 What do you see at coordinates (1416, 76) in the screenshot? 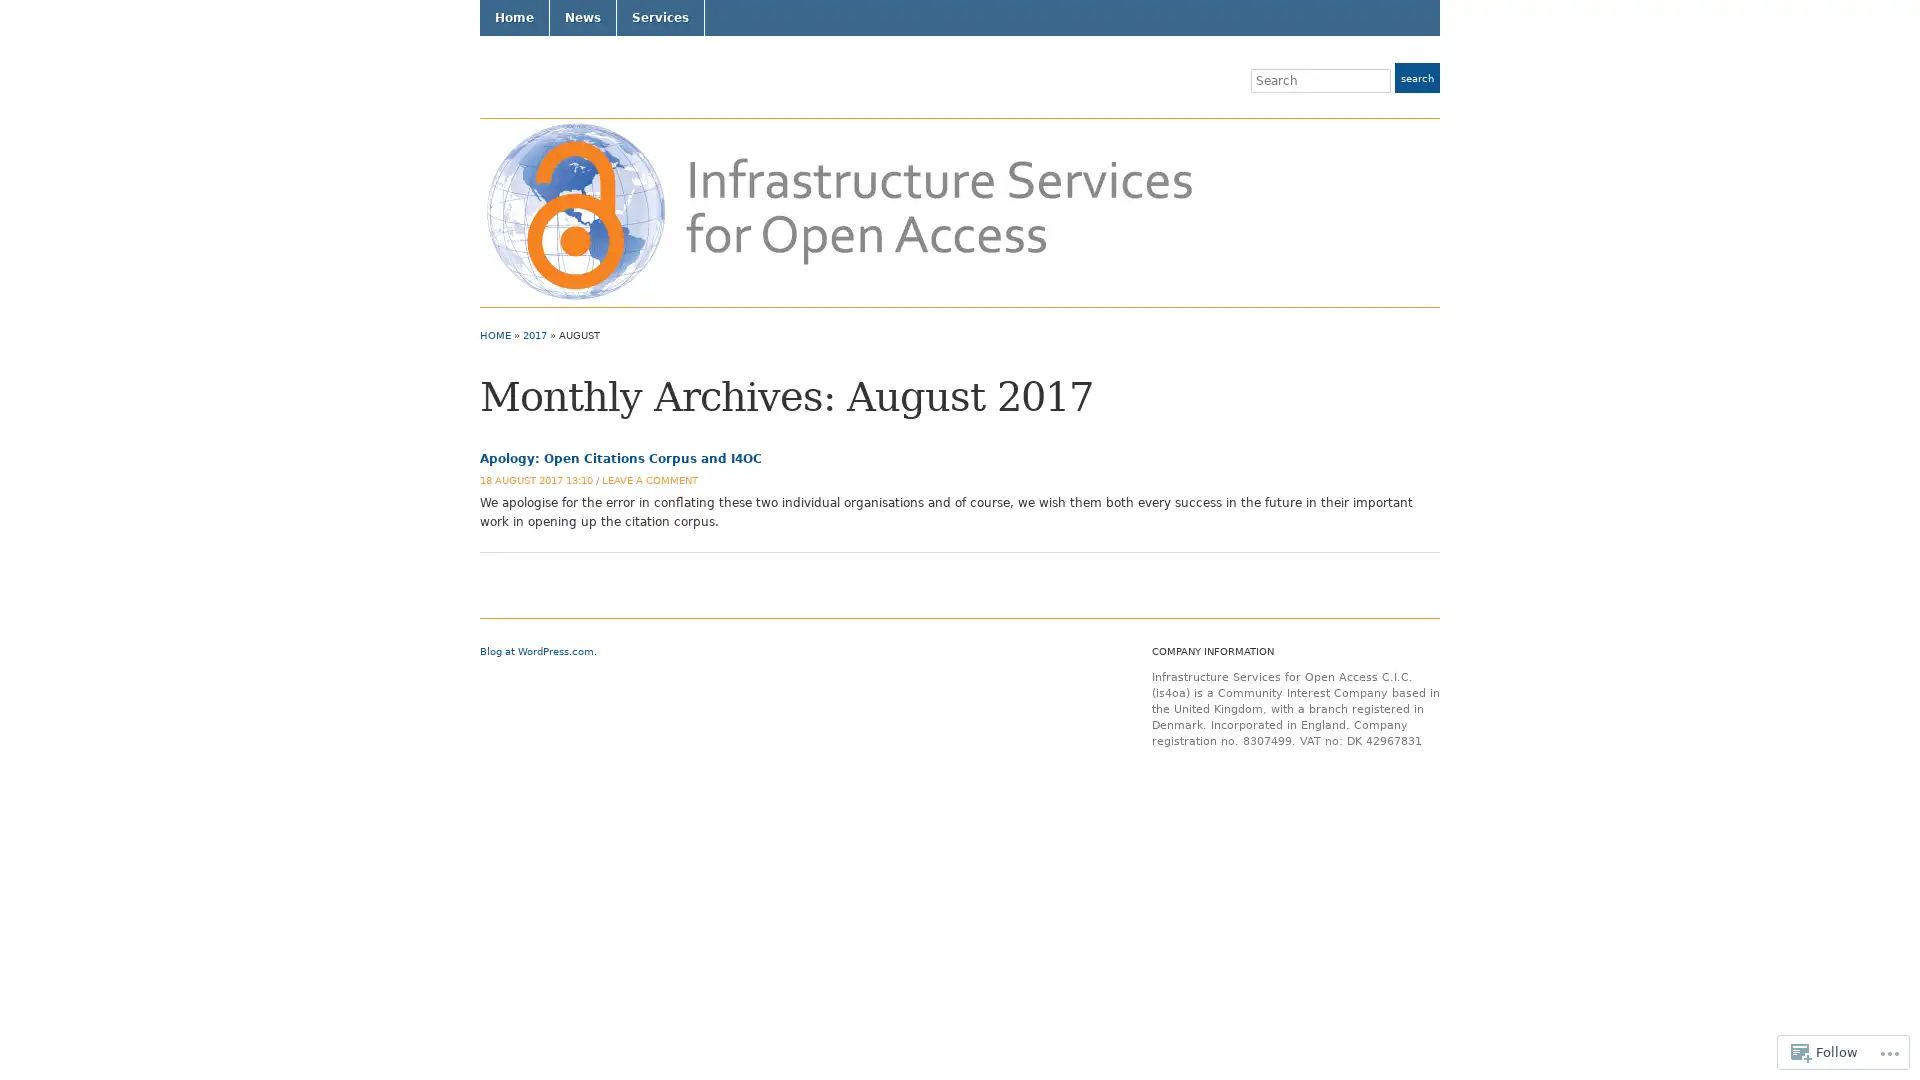
I see `search` at bounding box center [1416, 76].